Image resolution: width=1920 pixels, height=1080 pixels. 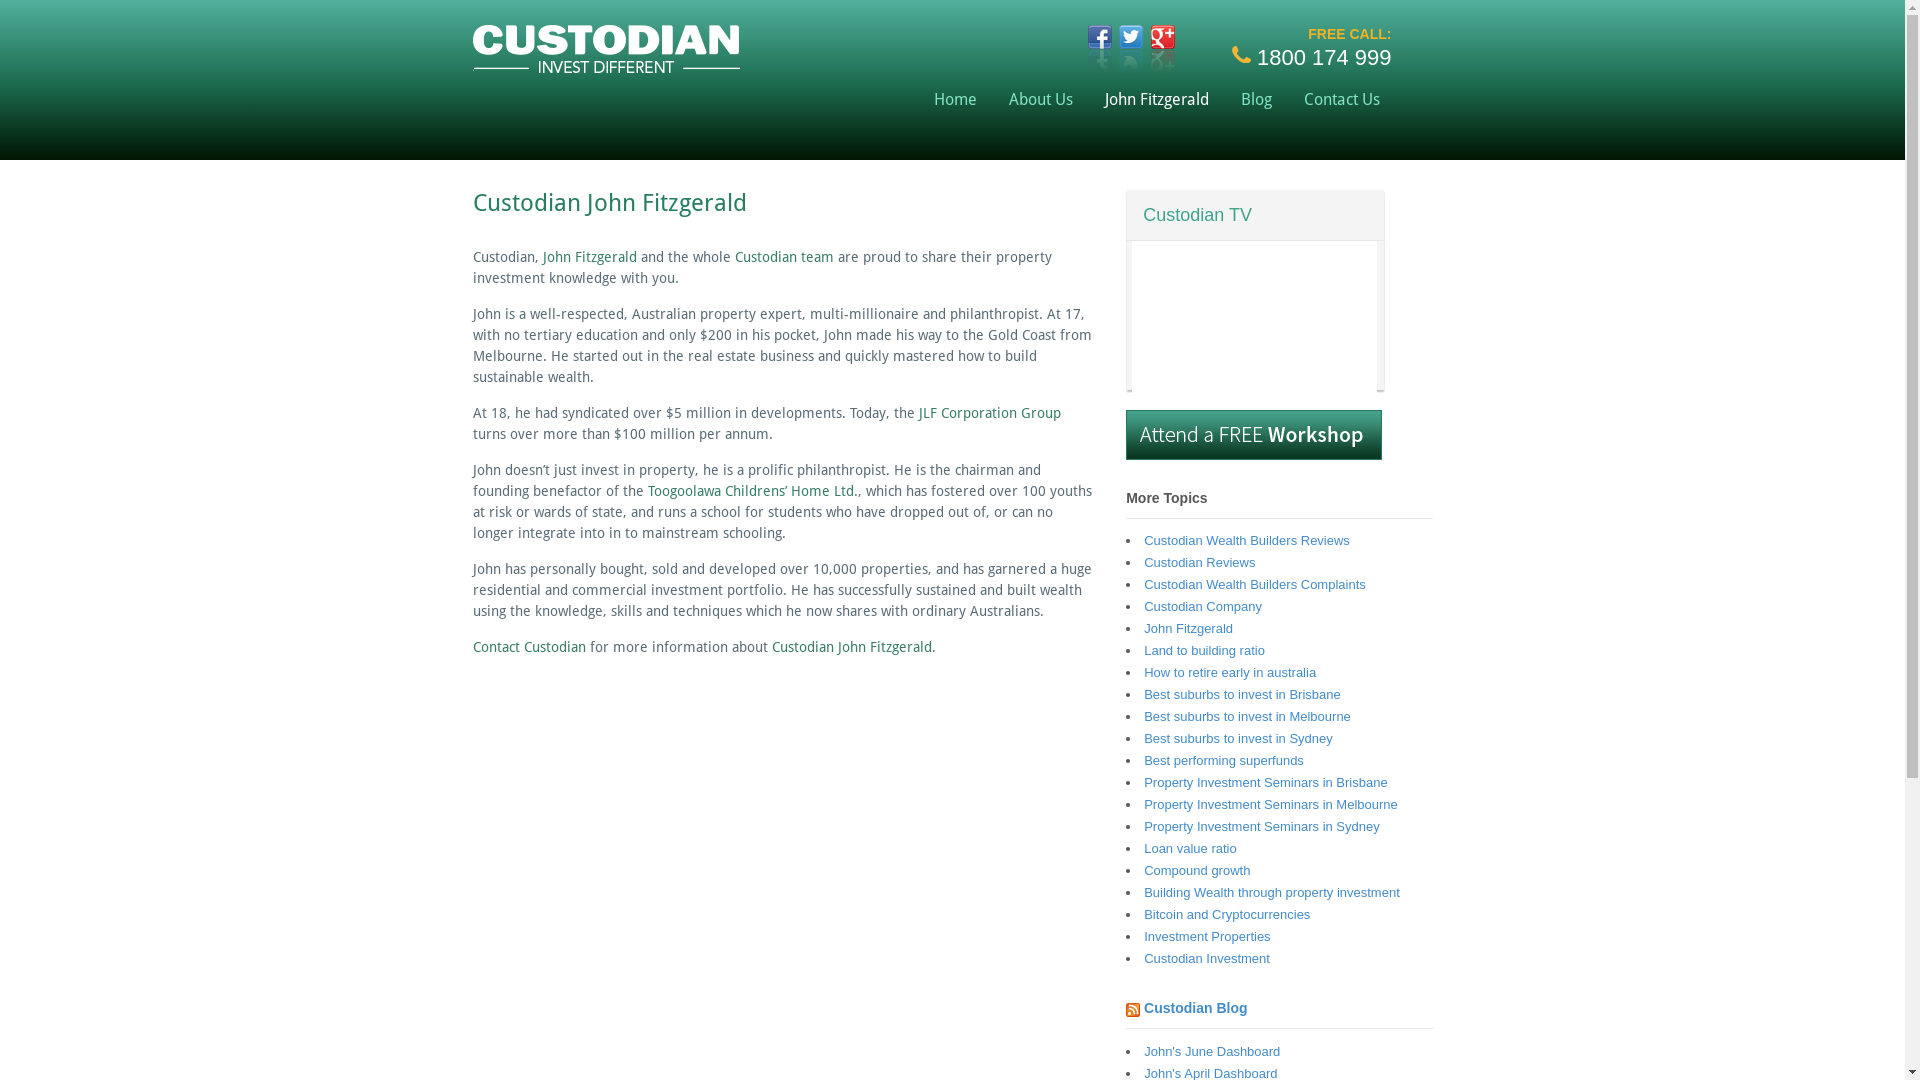 I want to click on 'Custodian Wealth Builders Complaints', so click(x=1253, y=584).